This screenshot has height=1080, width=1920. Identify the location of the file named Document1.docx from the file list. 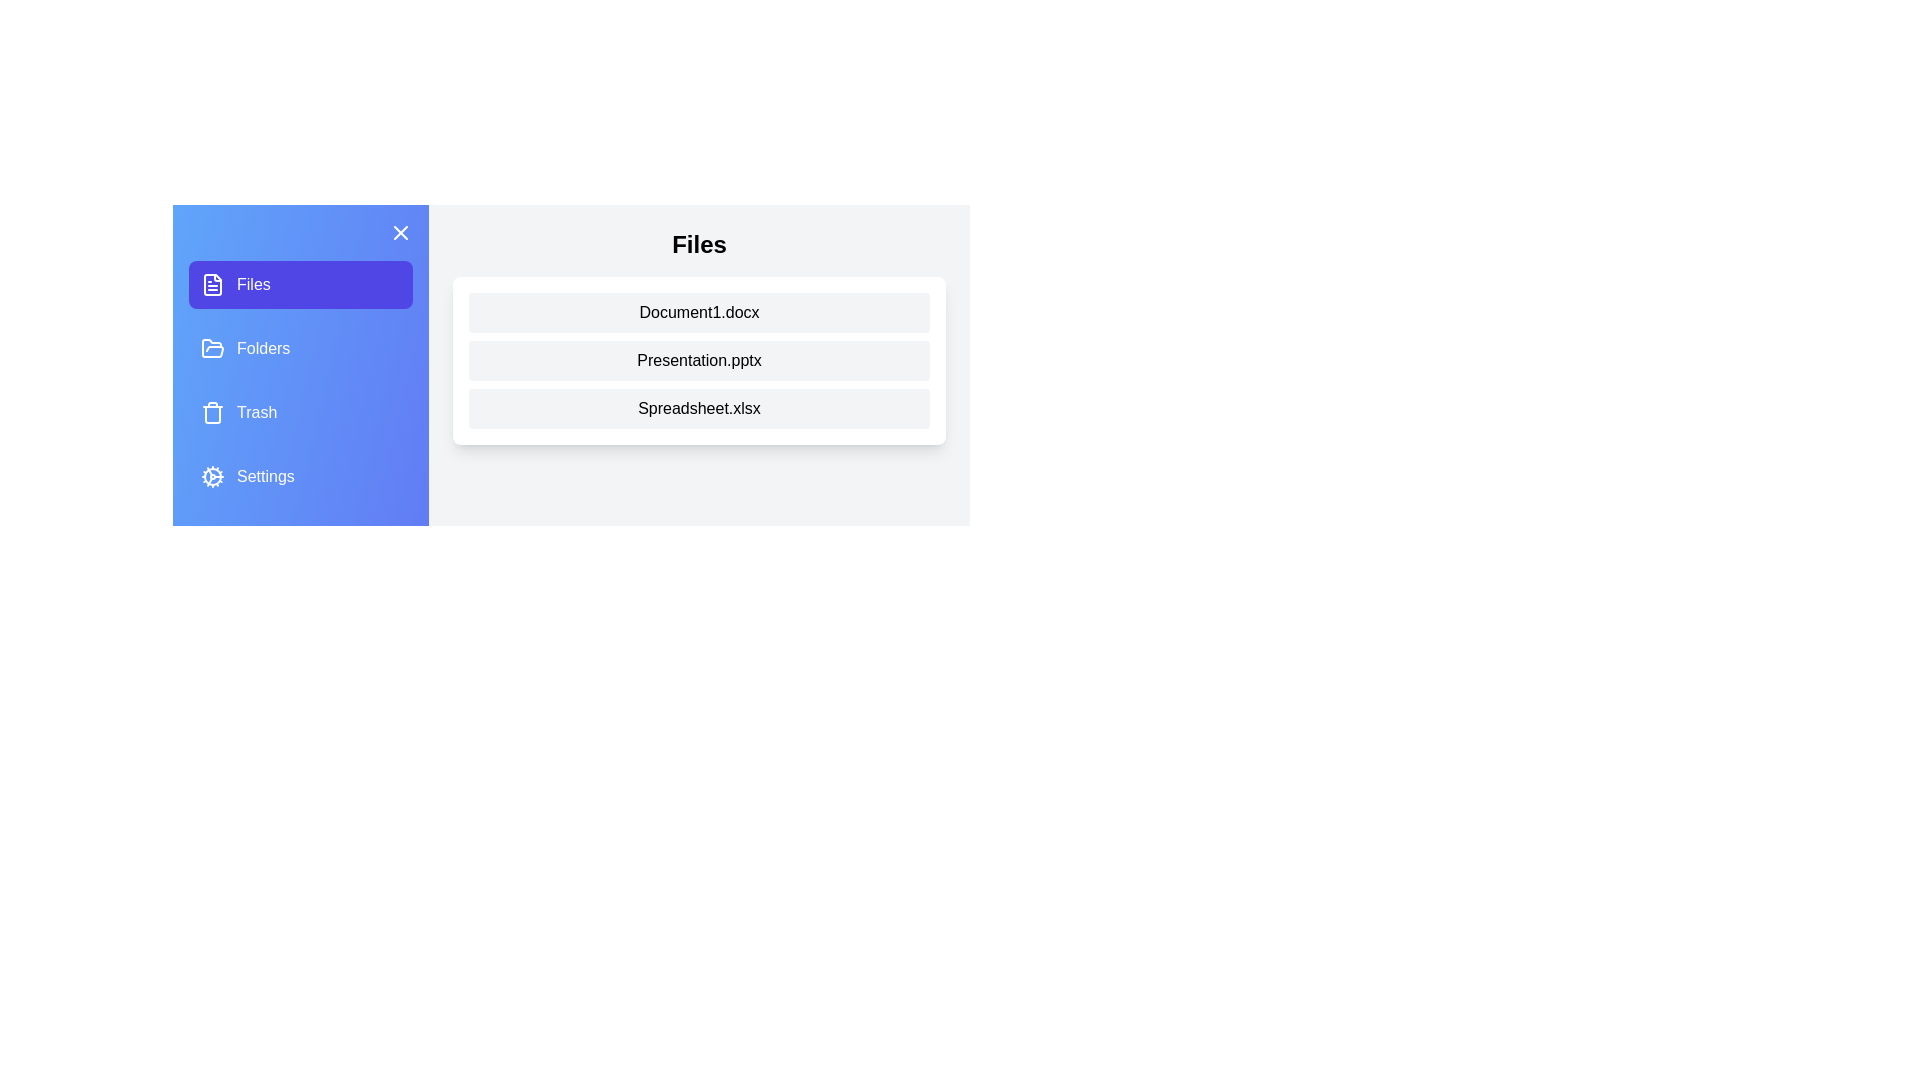
(699, 312).